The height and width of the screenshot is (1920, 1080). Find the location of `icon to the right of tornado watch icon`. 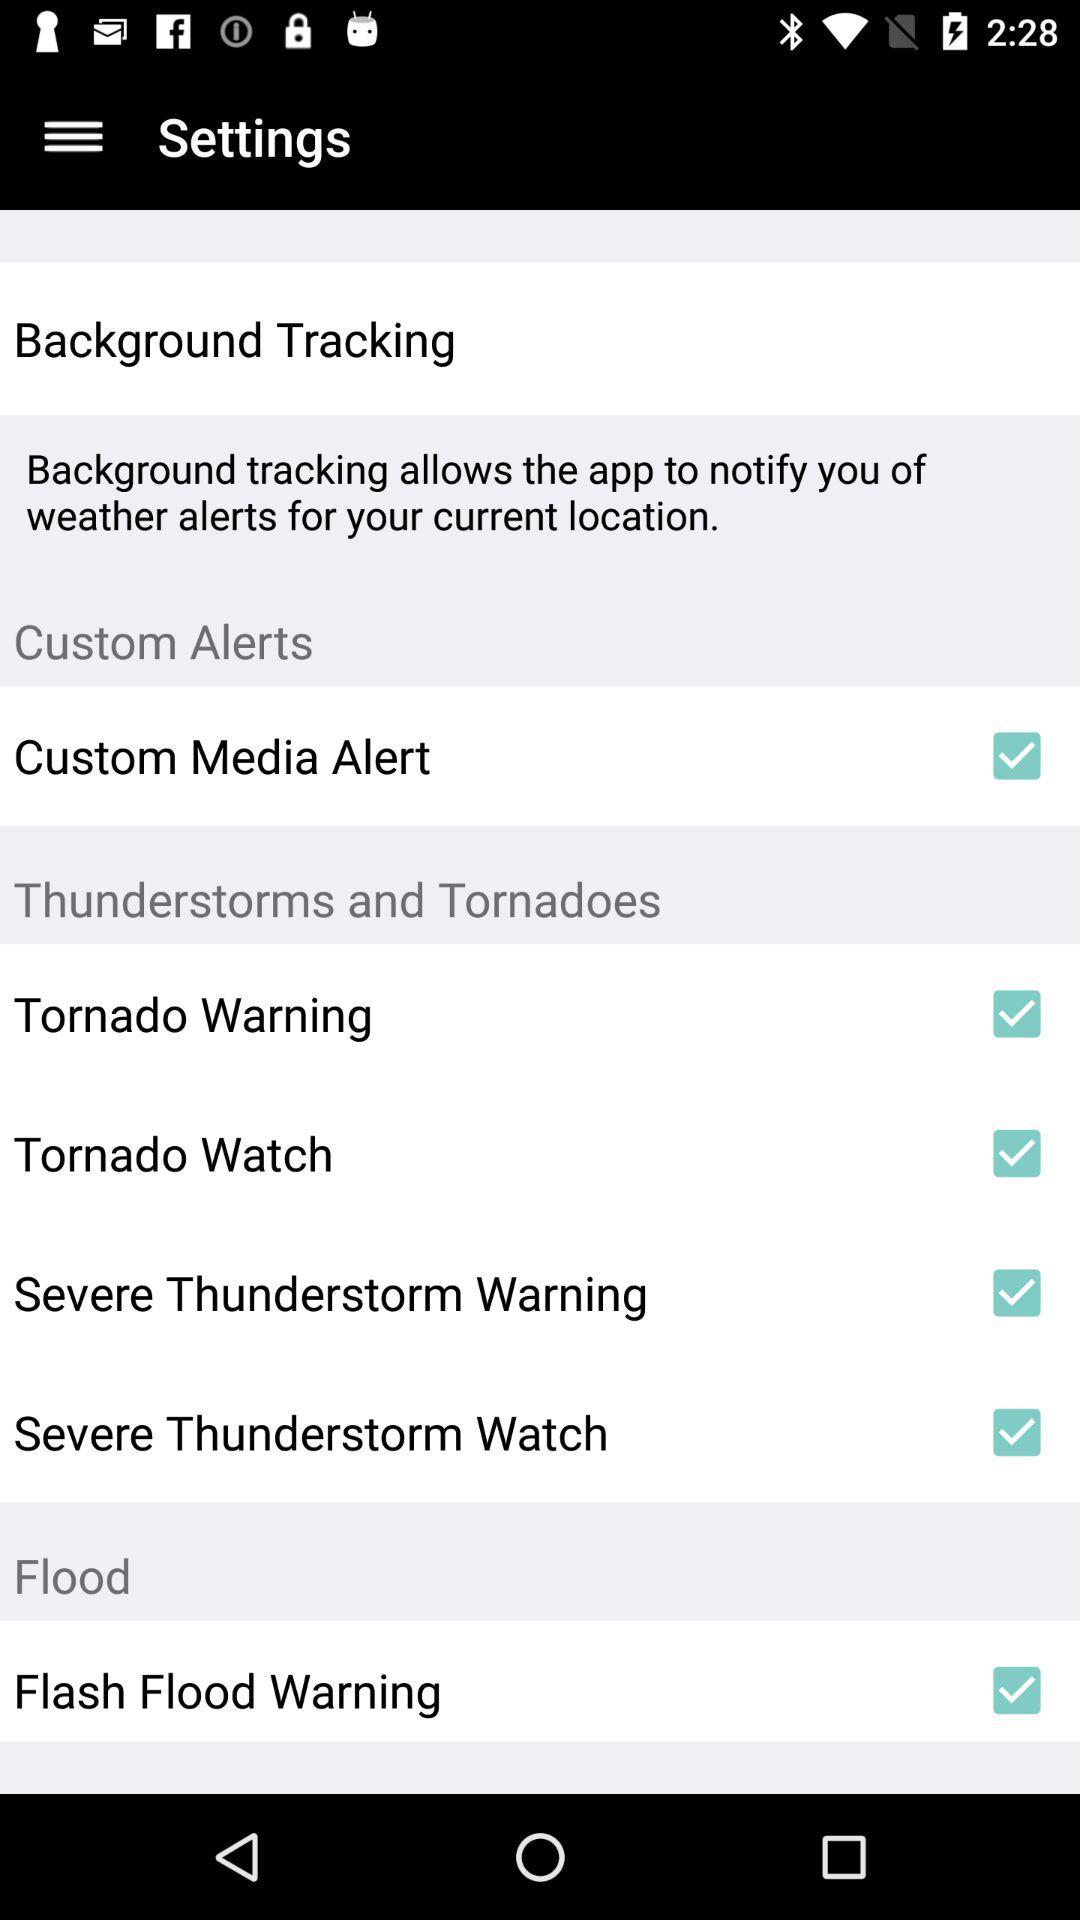

icon to the right of tornado watch icon is located at coordinates (1017, 1153).